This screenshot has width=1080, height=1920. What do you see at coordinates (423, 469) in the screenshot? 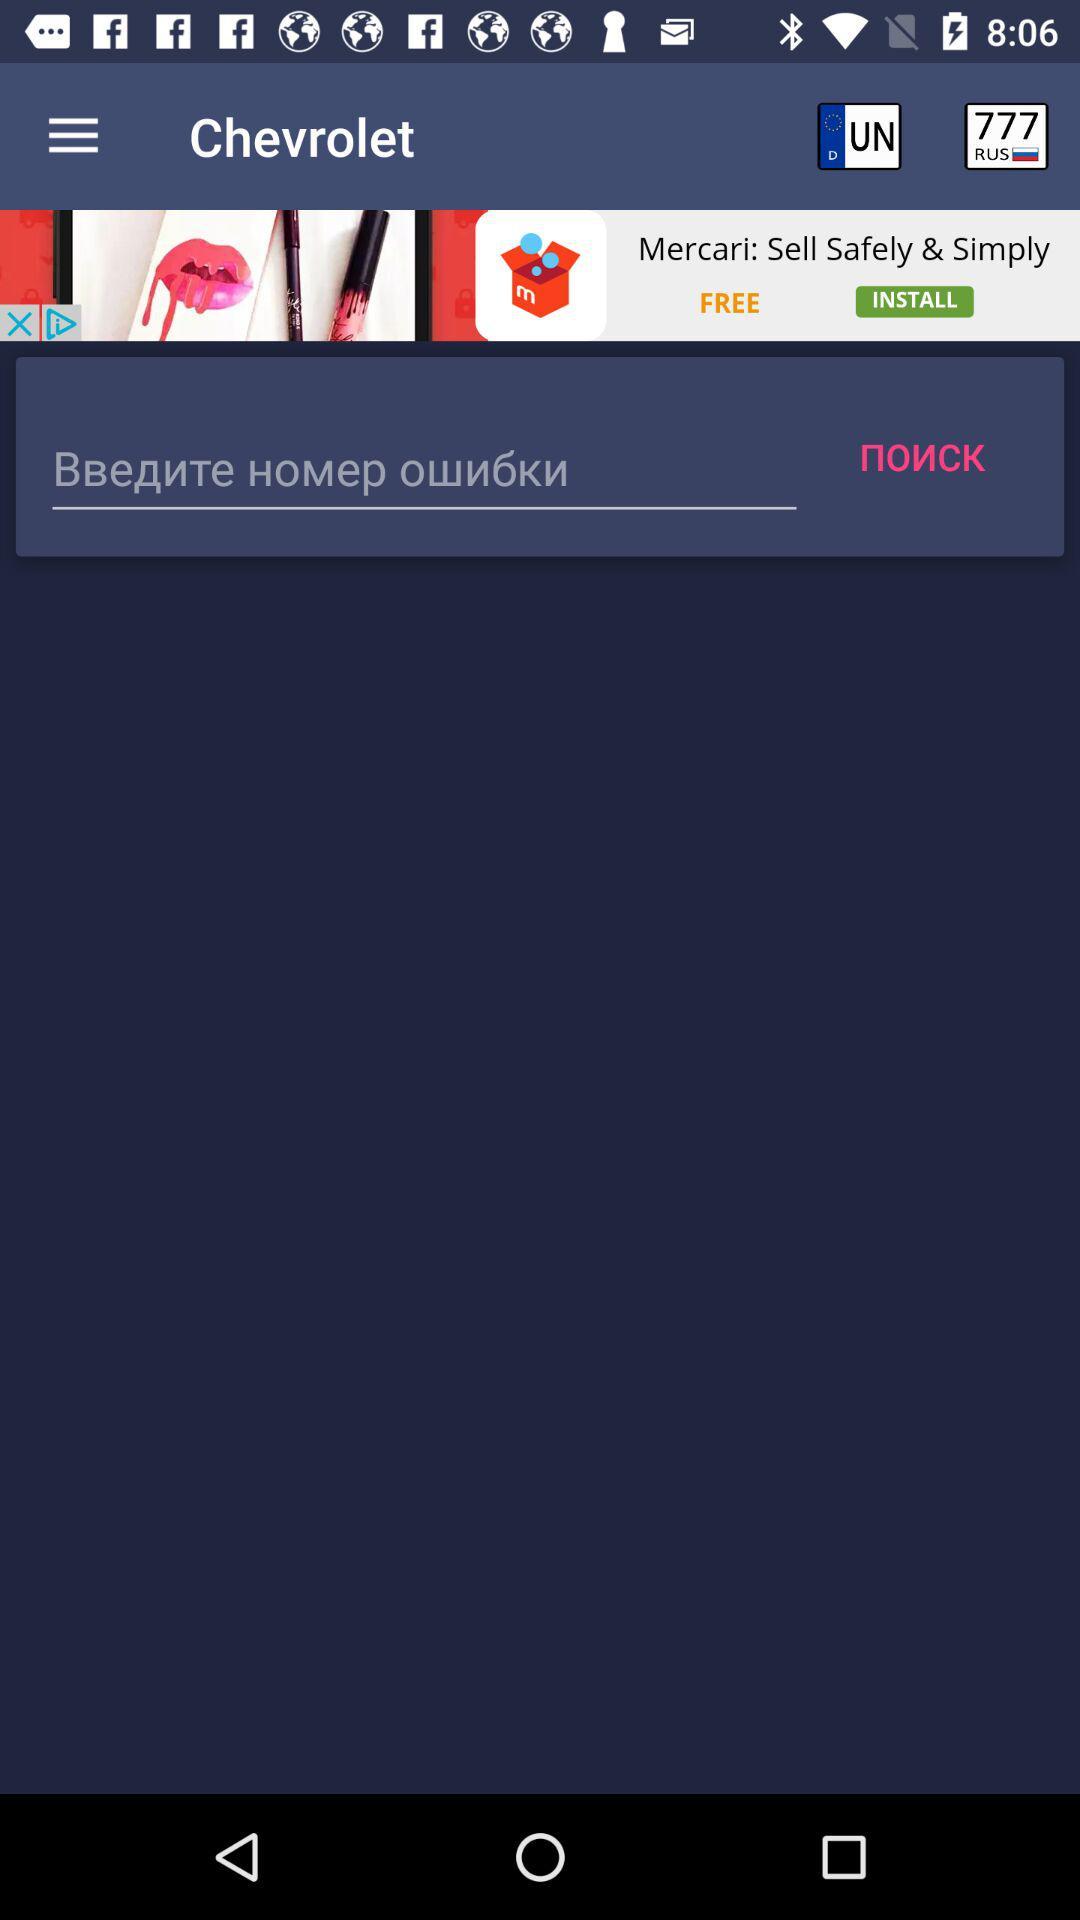
I see `text box to enter` at bounding box center [423, 469].